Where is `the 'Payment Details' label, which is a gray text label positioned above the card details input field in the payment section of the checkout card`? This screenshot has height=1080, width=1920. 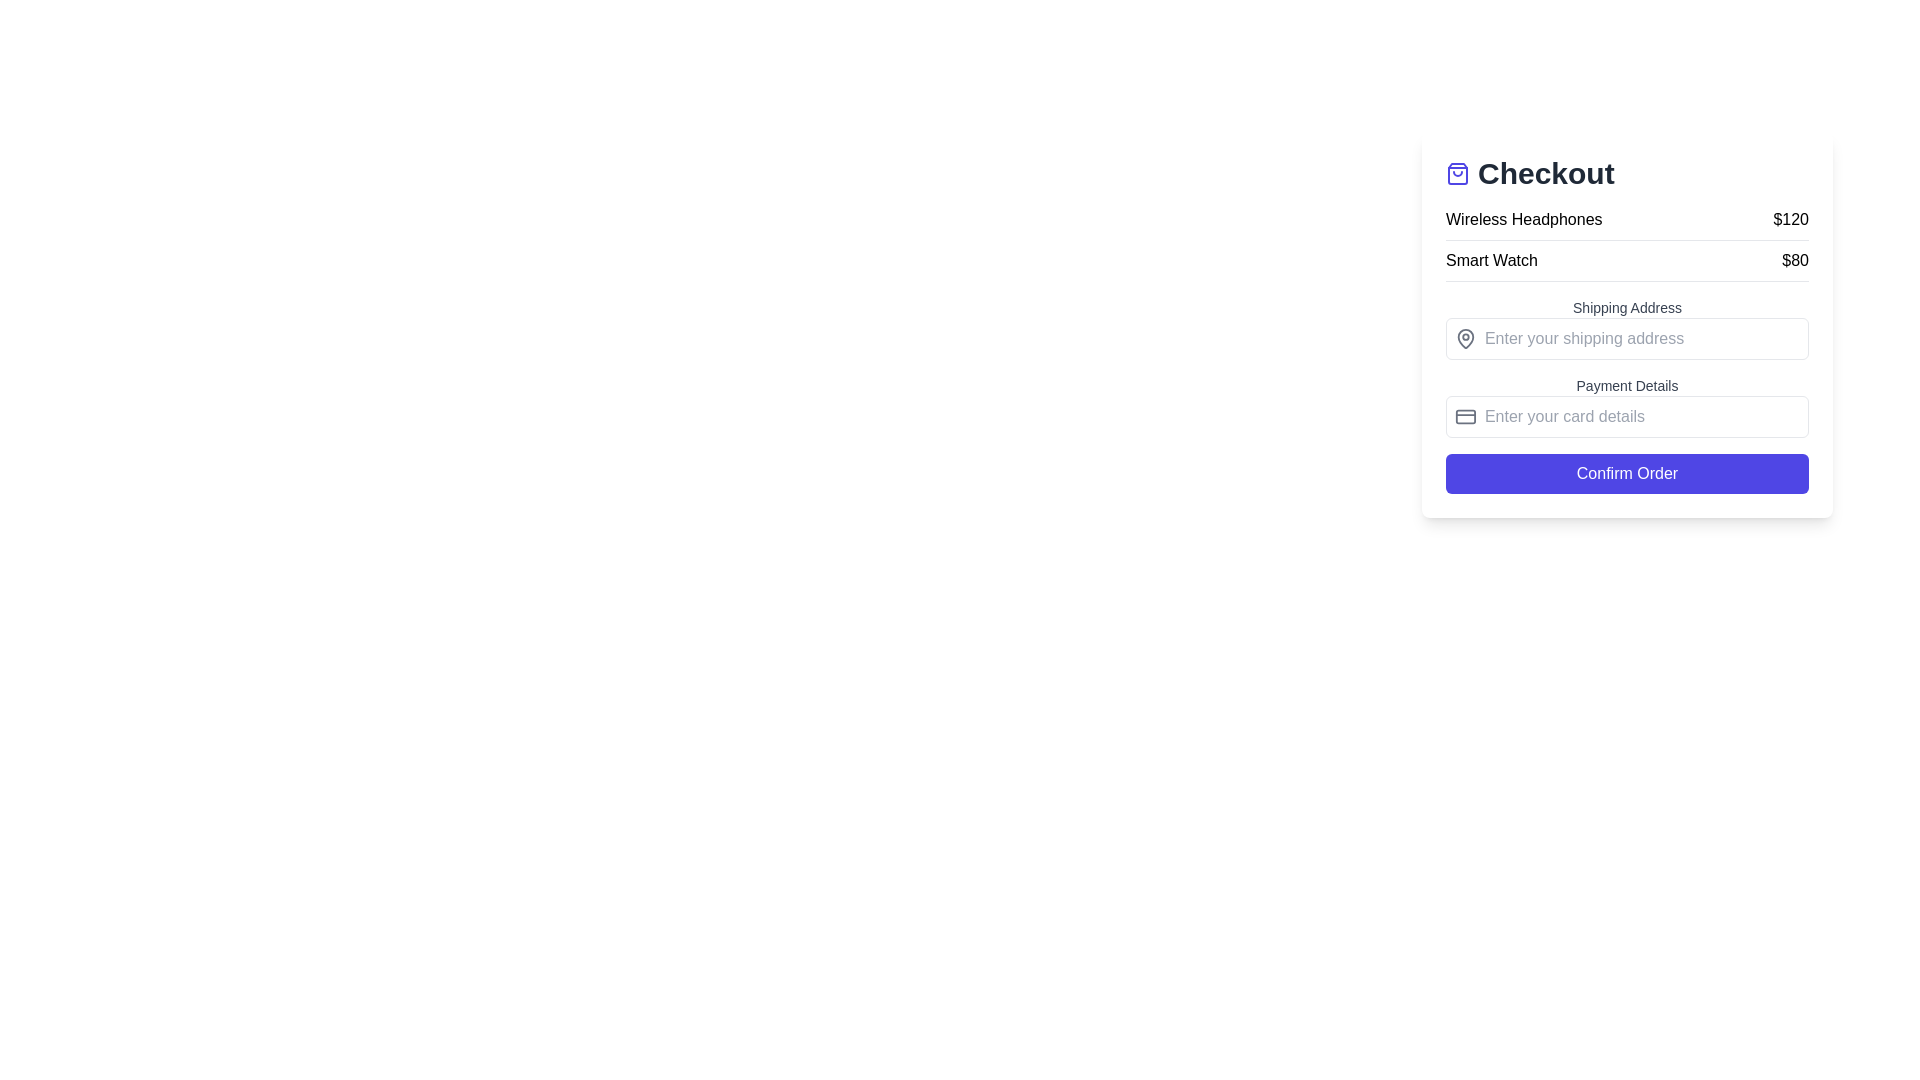
the 'Payment Details' label, which is a gray text label positioned above the card details input field in the payment section of the checkout card is located at coordinates (1627, 385).